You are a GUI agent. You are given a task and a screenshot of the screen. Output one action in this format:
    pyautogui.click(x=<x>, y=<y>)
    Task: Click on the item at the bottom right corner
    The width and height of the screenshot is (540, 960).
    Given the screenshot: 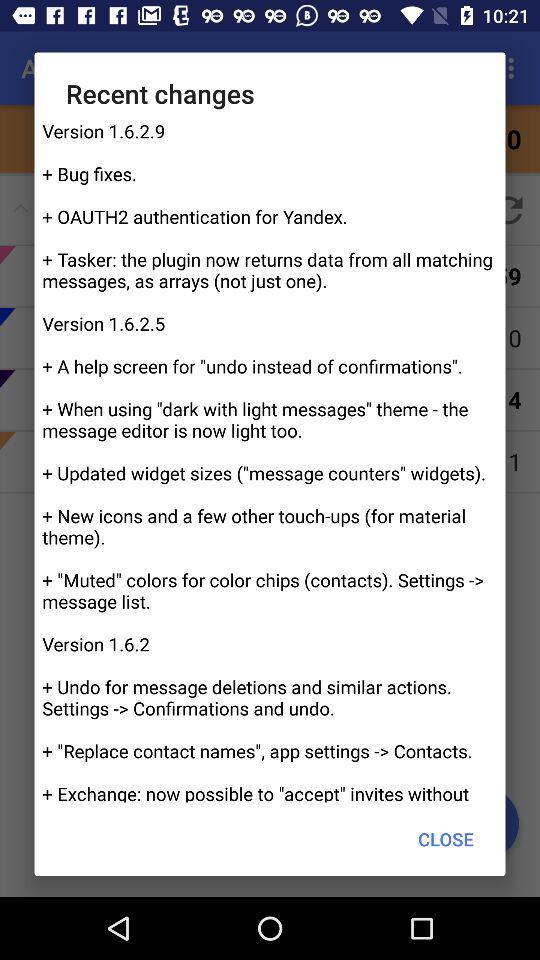 What is the action you would take?
    pyautogui.click(x=446, y=839)
    